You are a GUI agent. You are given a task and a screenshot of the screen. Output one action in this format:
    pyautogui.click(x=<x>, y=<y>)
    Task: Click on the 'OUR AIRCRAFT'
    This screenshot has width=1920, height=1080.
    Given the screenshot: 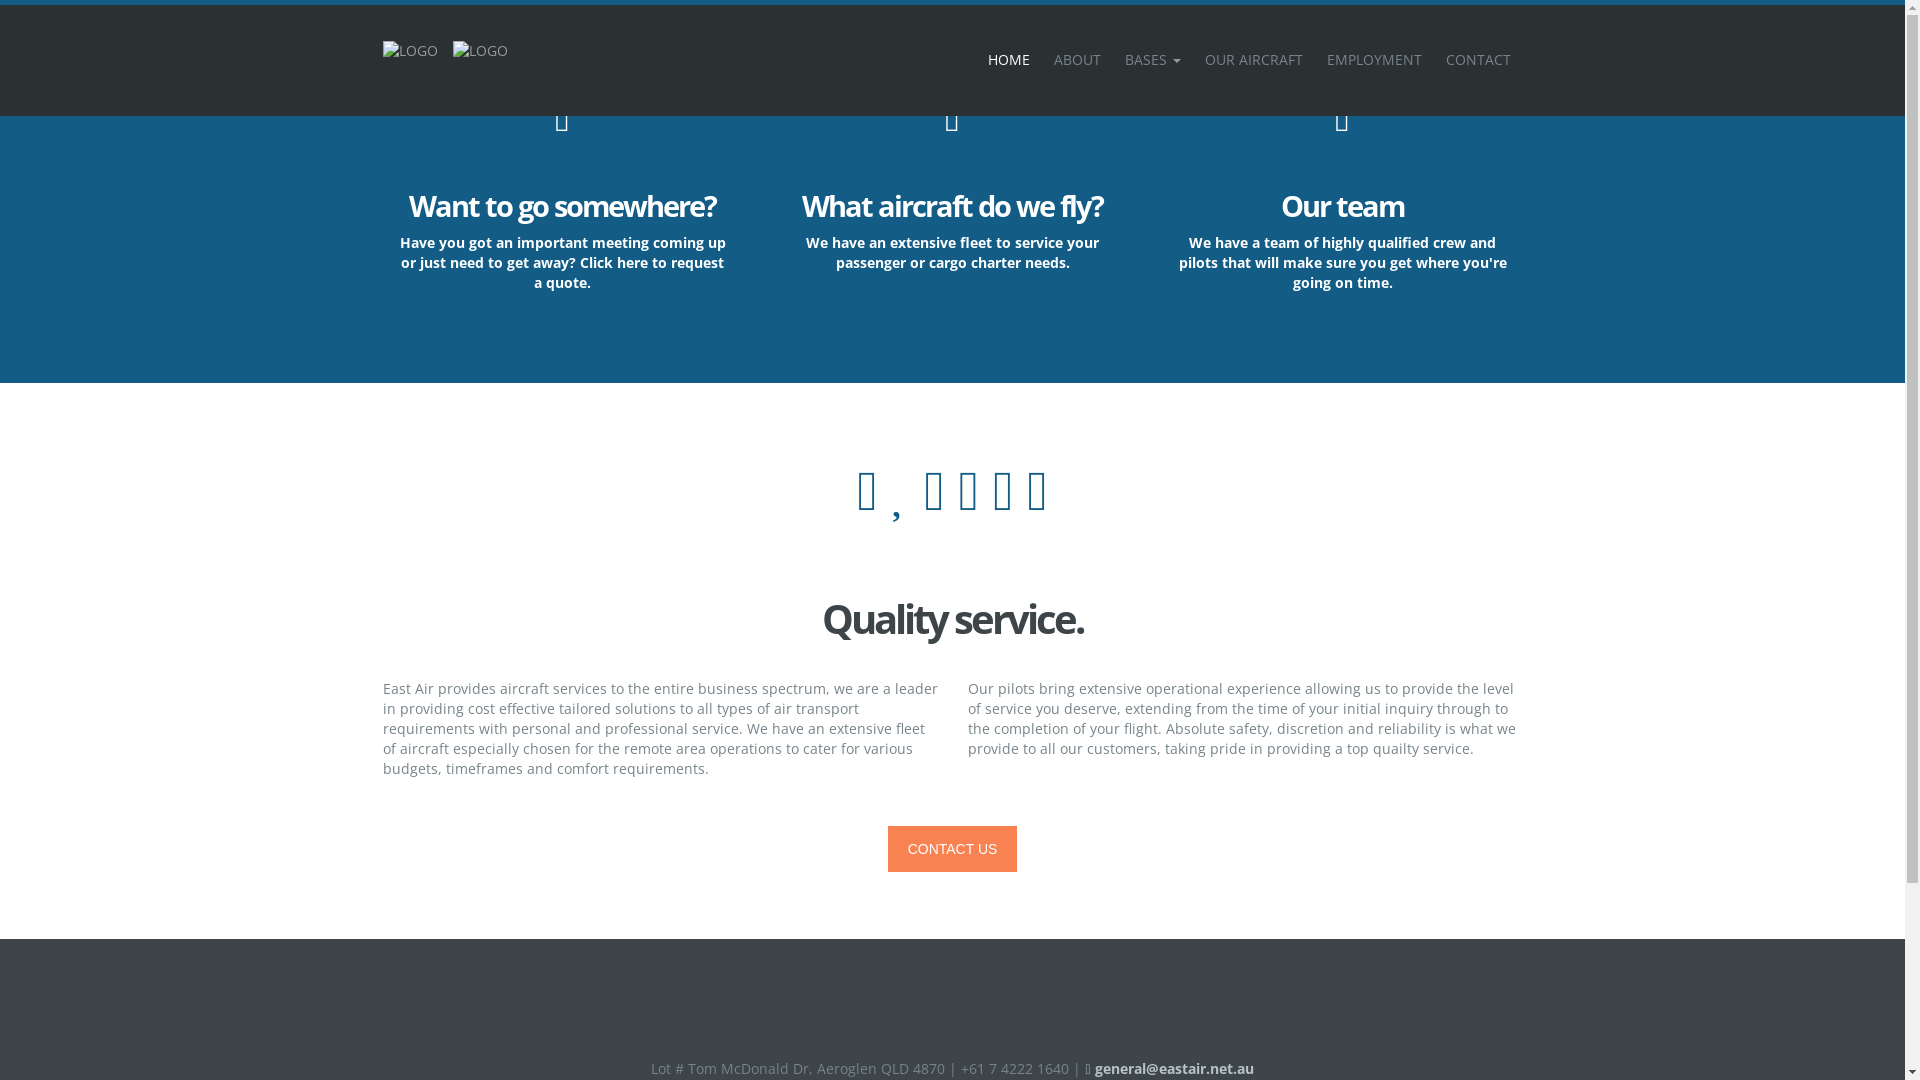 What is the action you would take?
    pyautogui.click(x=1251, y=59)
    